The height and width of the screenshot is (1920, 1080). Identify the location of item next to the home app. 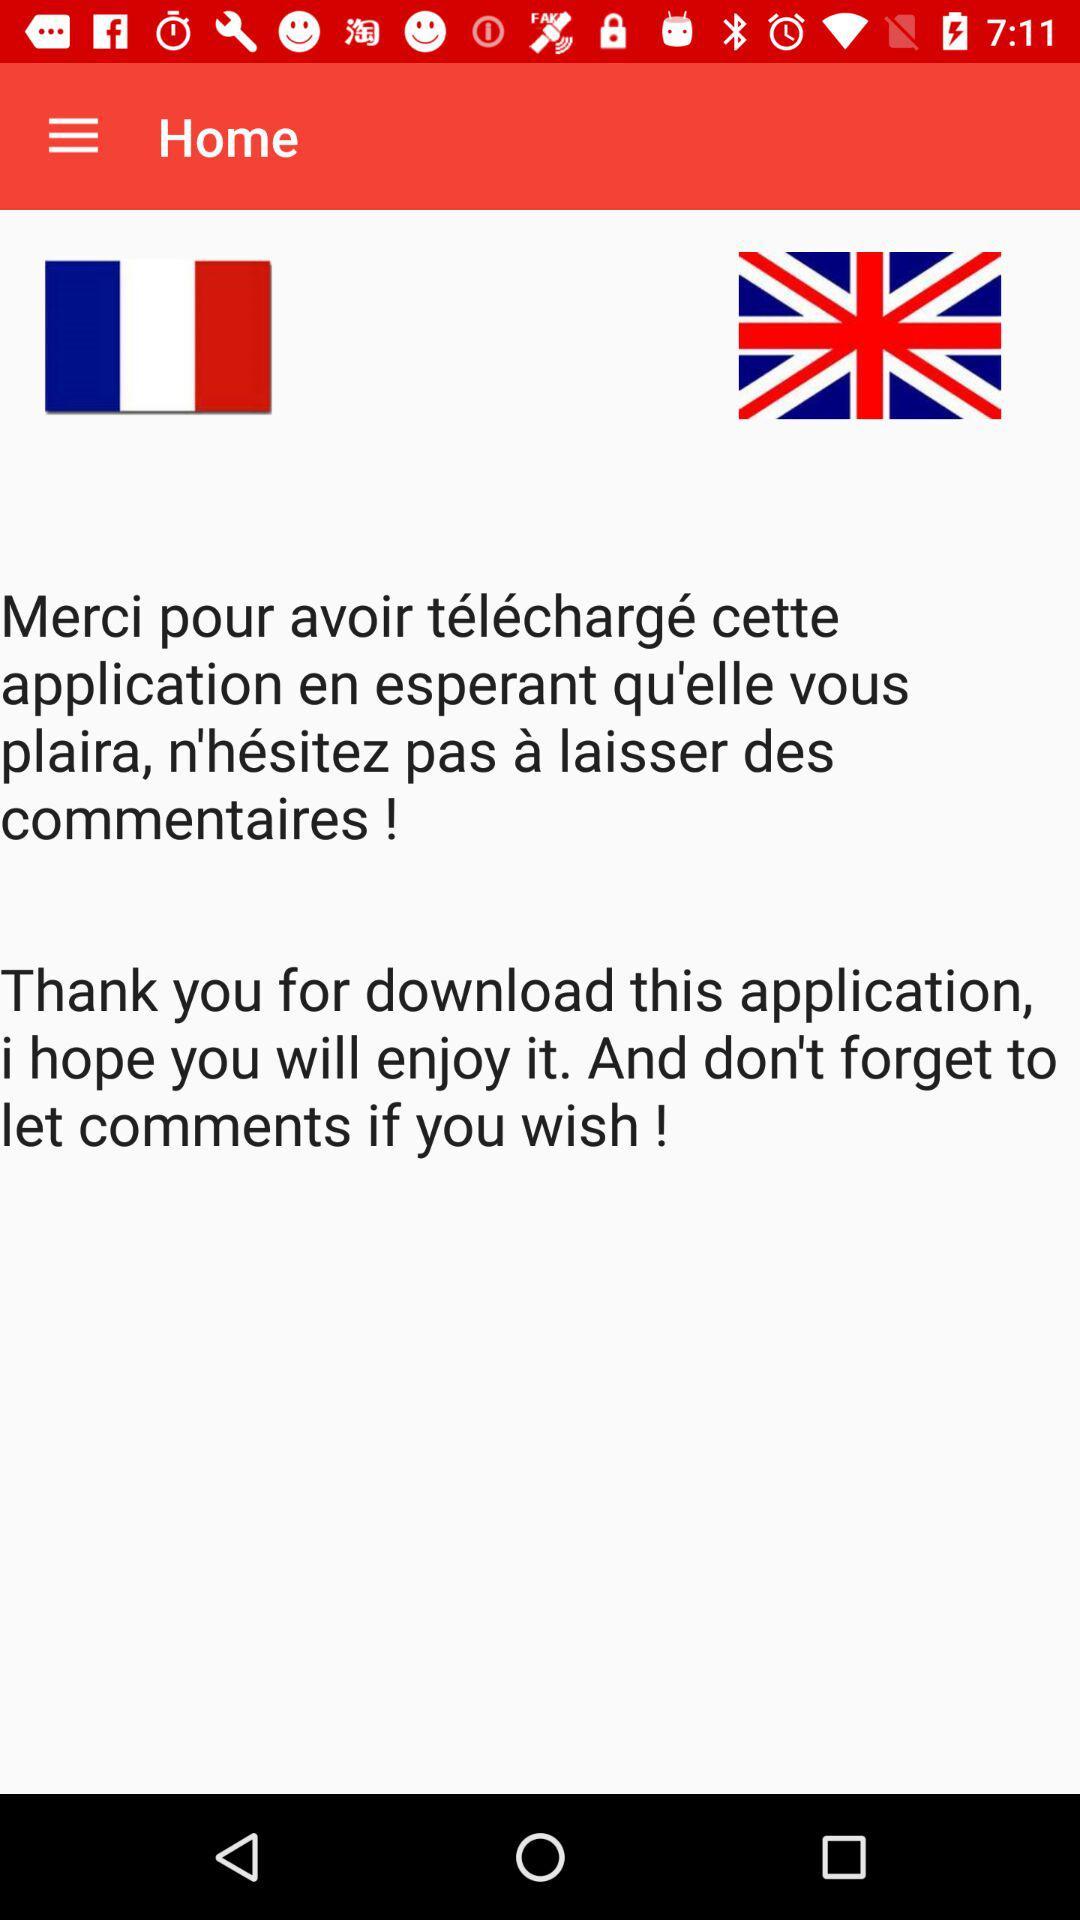
(72, 135).